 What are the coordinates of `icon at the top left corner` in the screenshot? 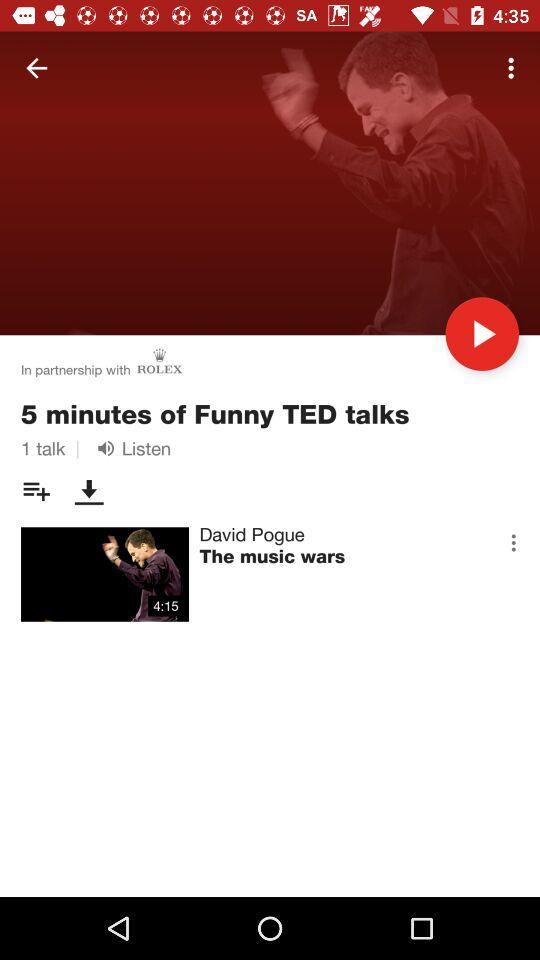 It's located at (36, 68).